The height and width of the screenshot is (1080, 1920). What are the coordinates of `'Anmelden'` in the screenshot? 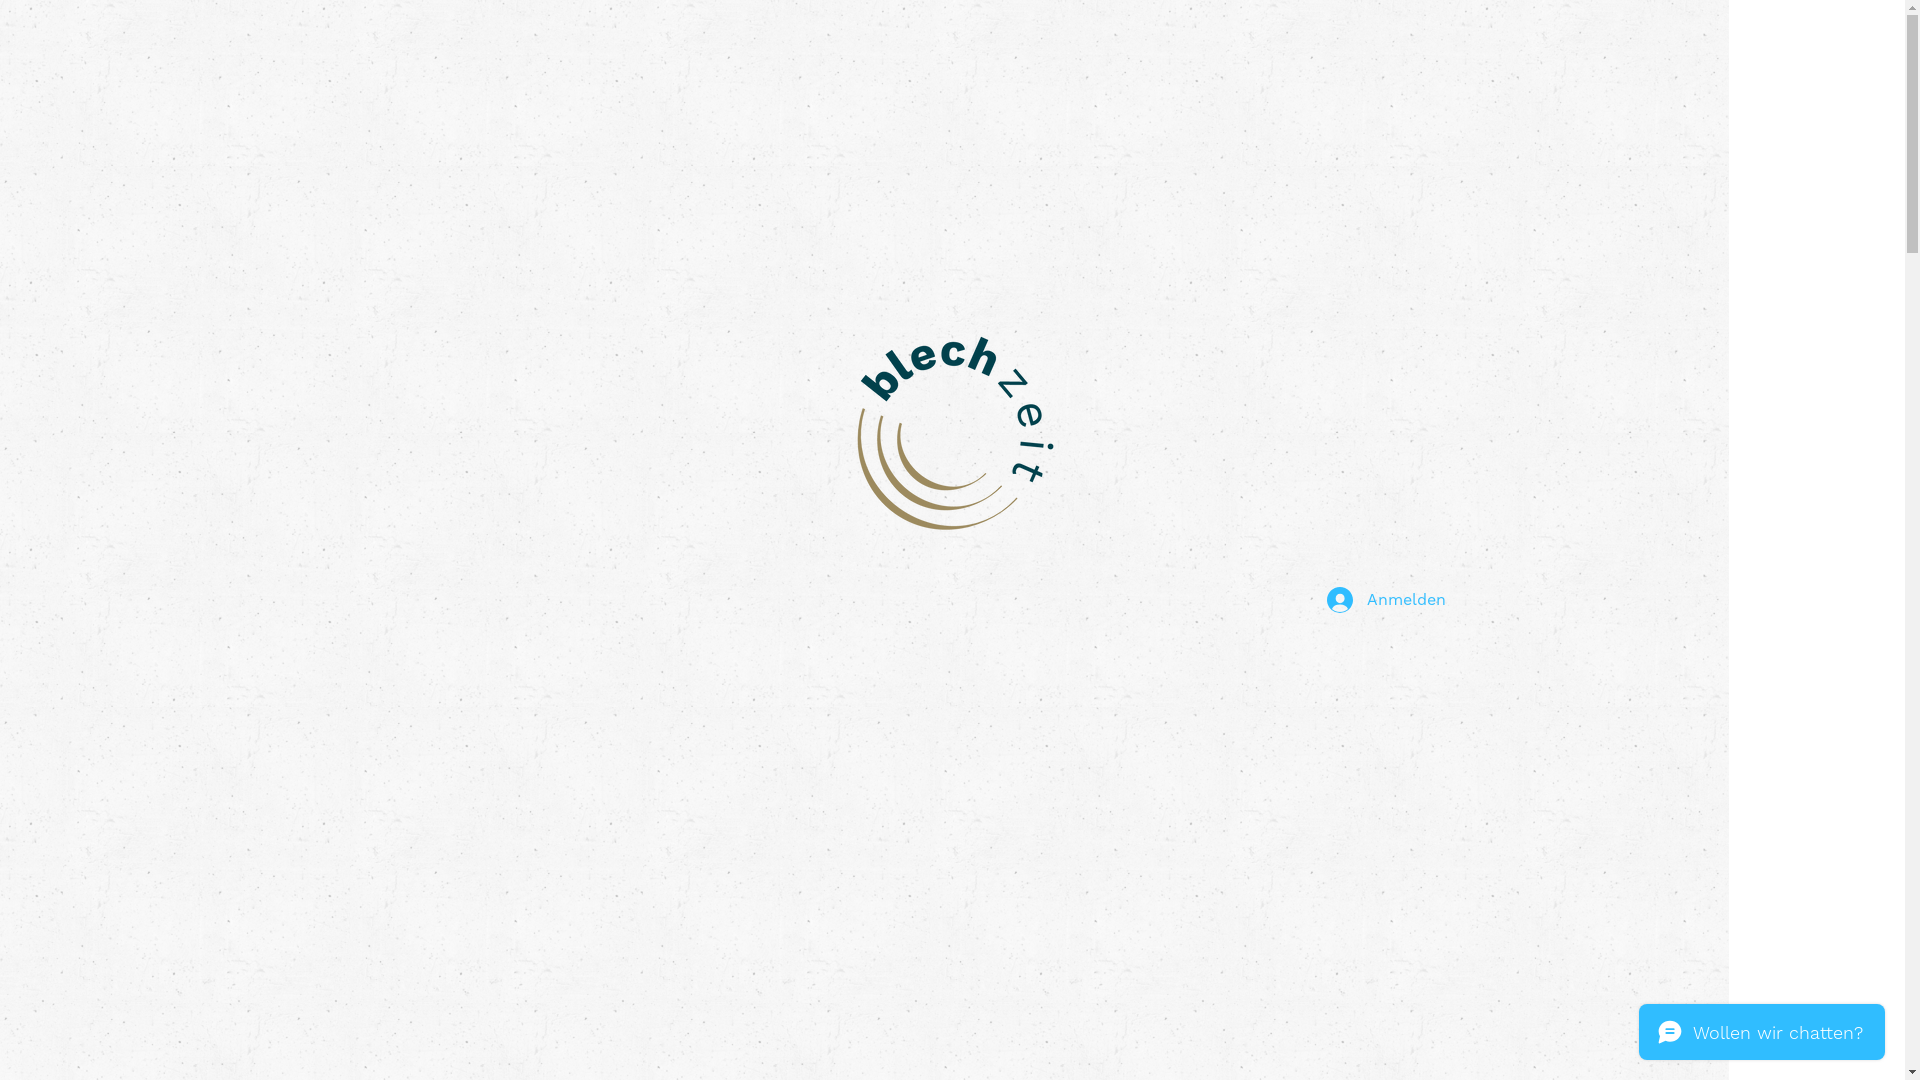 It's located at (1311, 599).